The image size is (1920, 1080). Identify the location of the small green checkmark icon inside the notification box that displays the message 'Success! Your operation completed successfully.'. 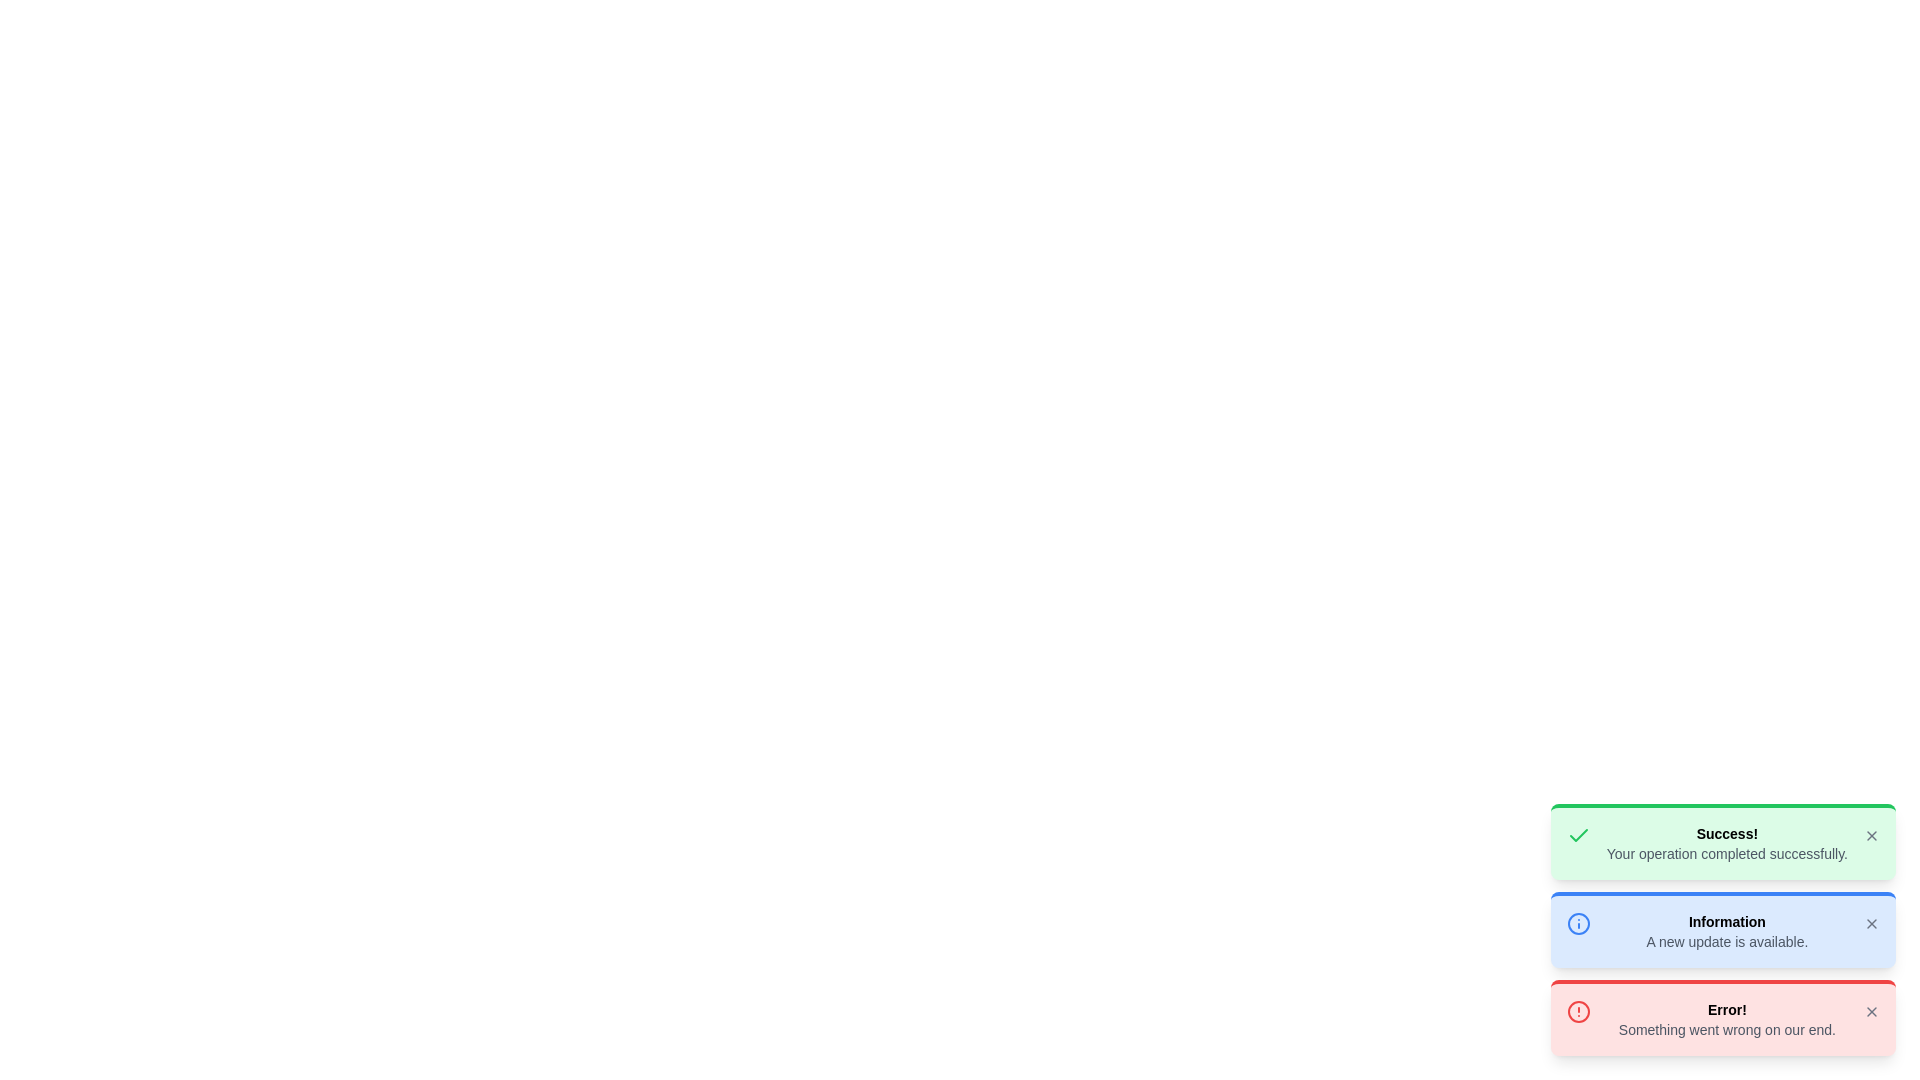
(1577, 835).